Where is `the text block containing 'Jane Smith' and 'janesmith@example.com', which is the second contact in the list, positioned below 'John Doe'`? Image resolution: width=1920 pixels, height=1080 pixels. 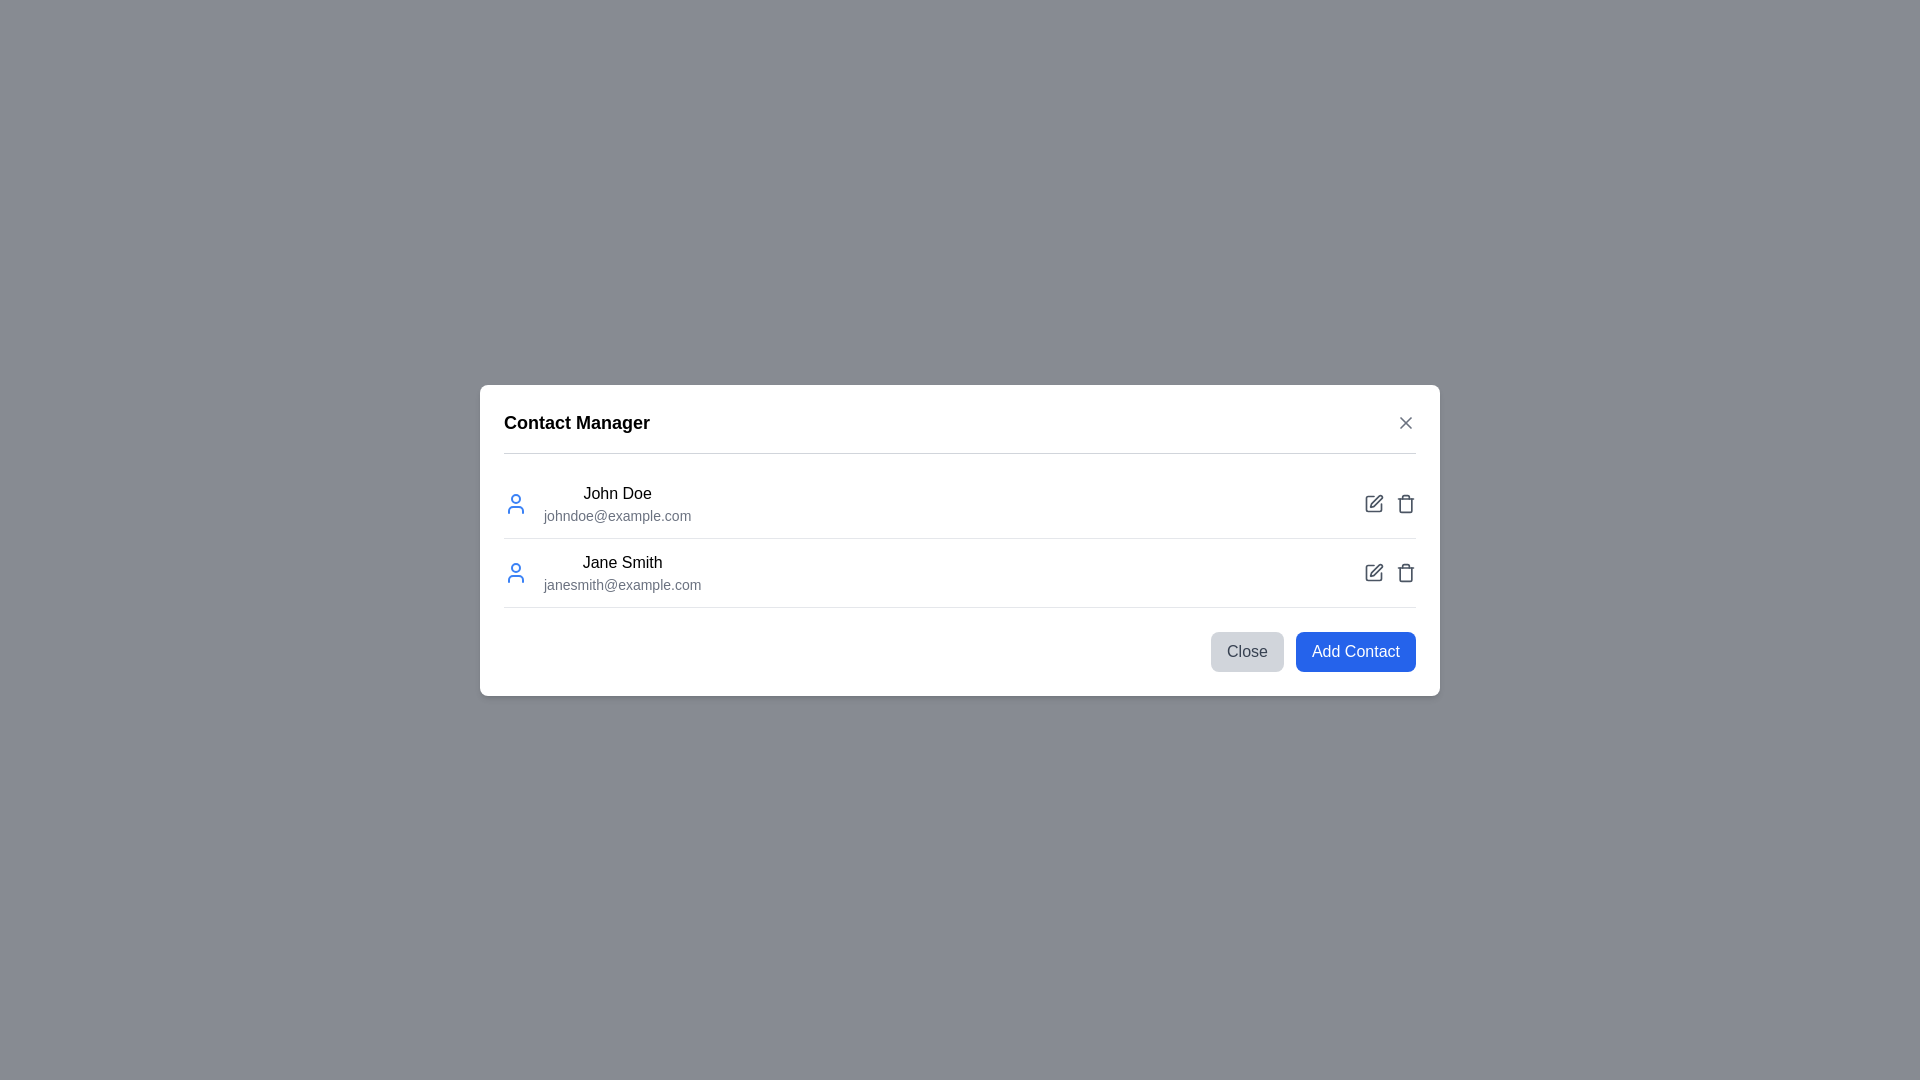 the text block containing 'Jane Smith' and 'janesmith@example.com', which is the second contact in the list, positioned below 'John Doe' is located at coordinates (621, 572).